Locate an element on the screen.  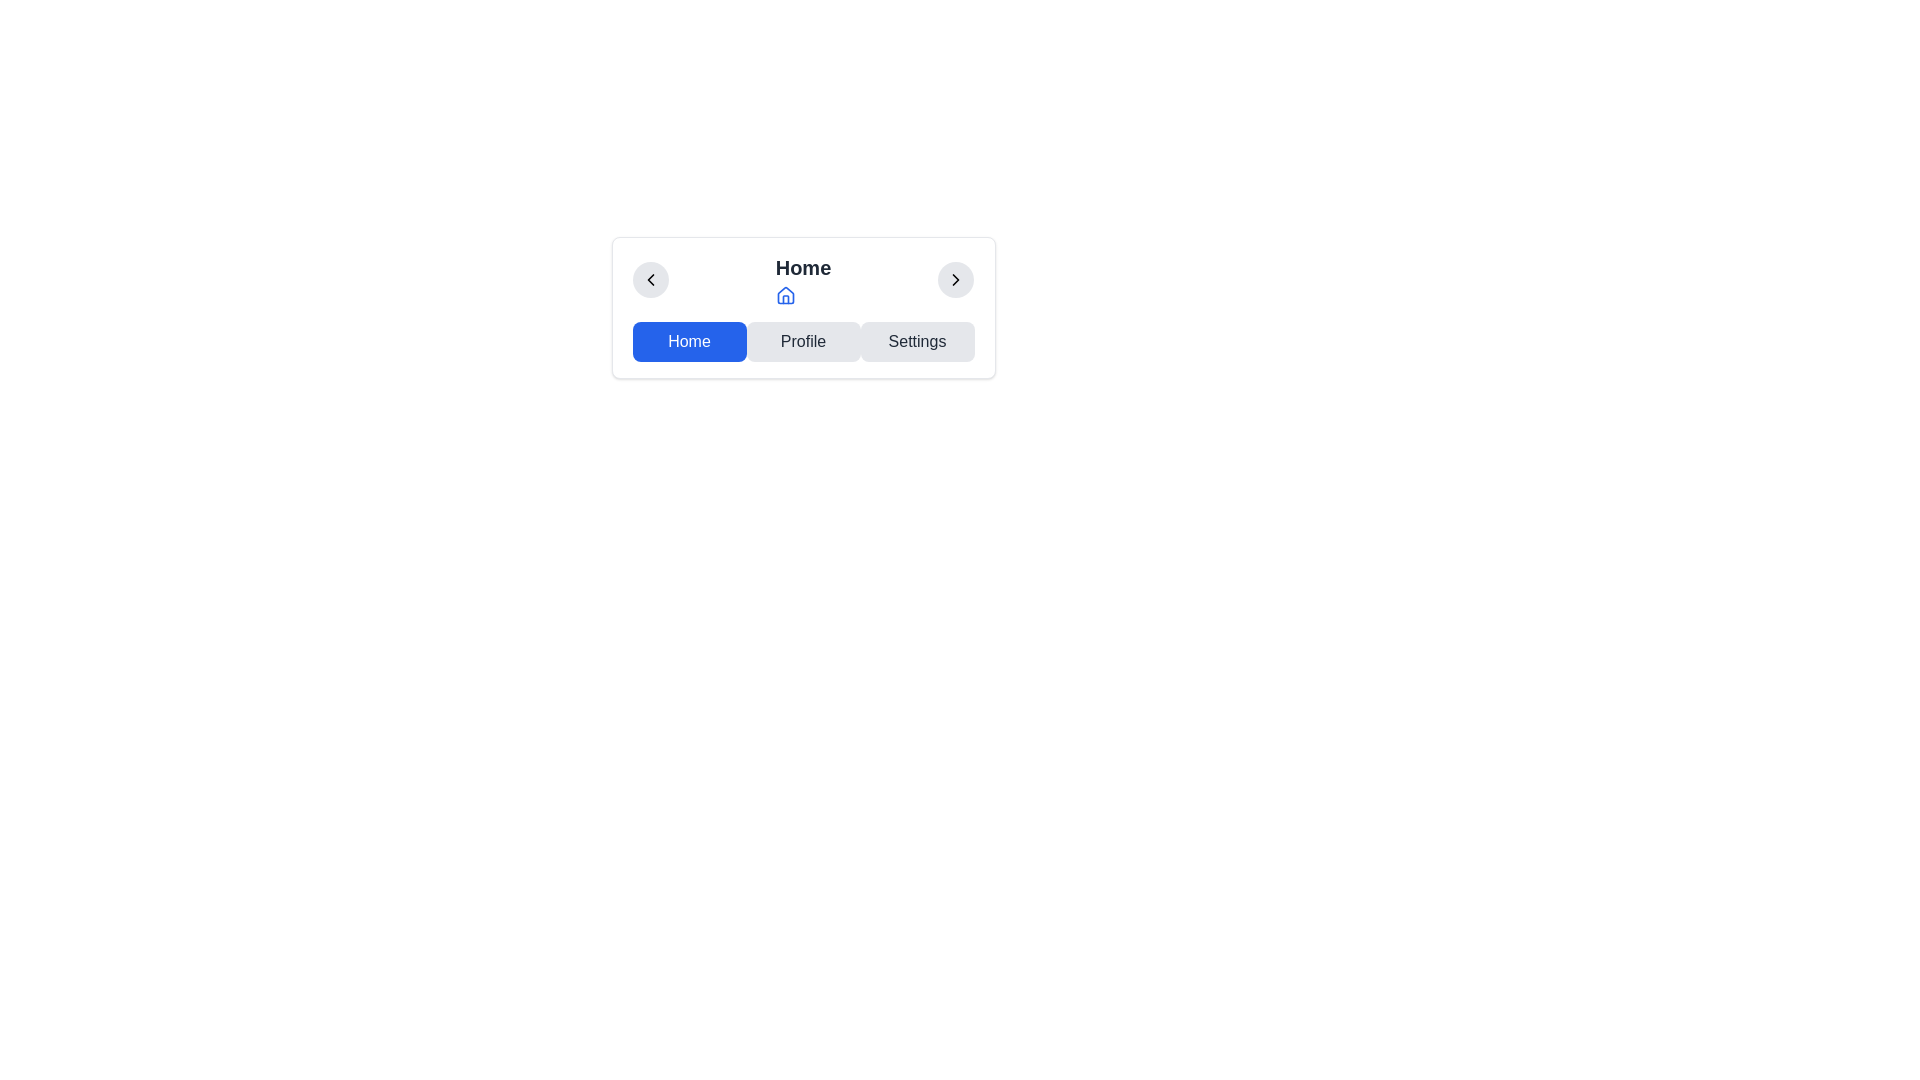
the SVG icon located in the top-left corner of the navigation menu bar, which is positioned to the left of the 'Home' text is located at coordinates (650, 280).